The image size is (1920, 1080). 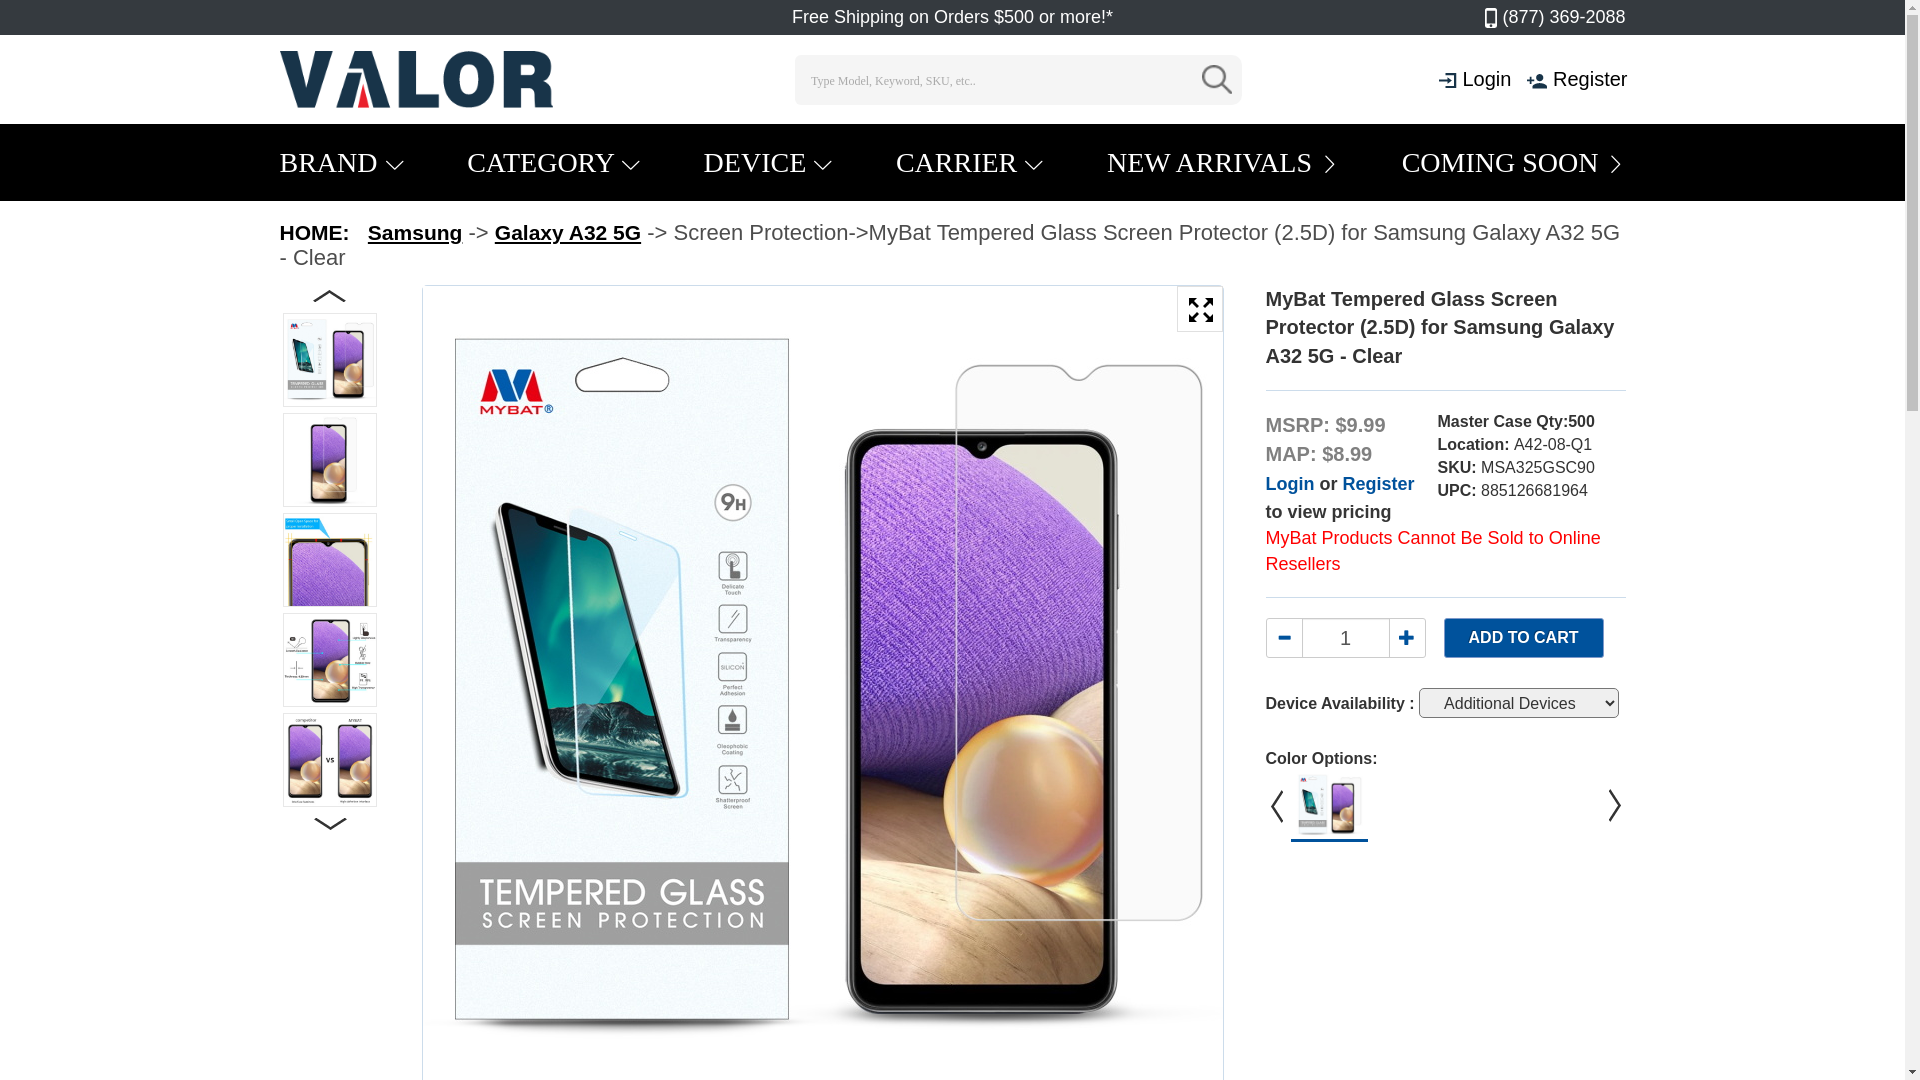 What do you see at coordinates (1522, 637) in the screenshot?
I see `'ADD TO CART'` at bounding box center [1522, 637].